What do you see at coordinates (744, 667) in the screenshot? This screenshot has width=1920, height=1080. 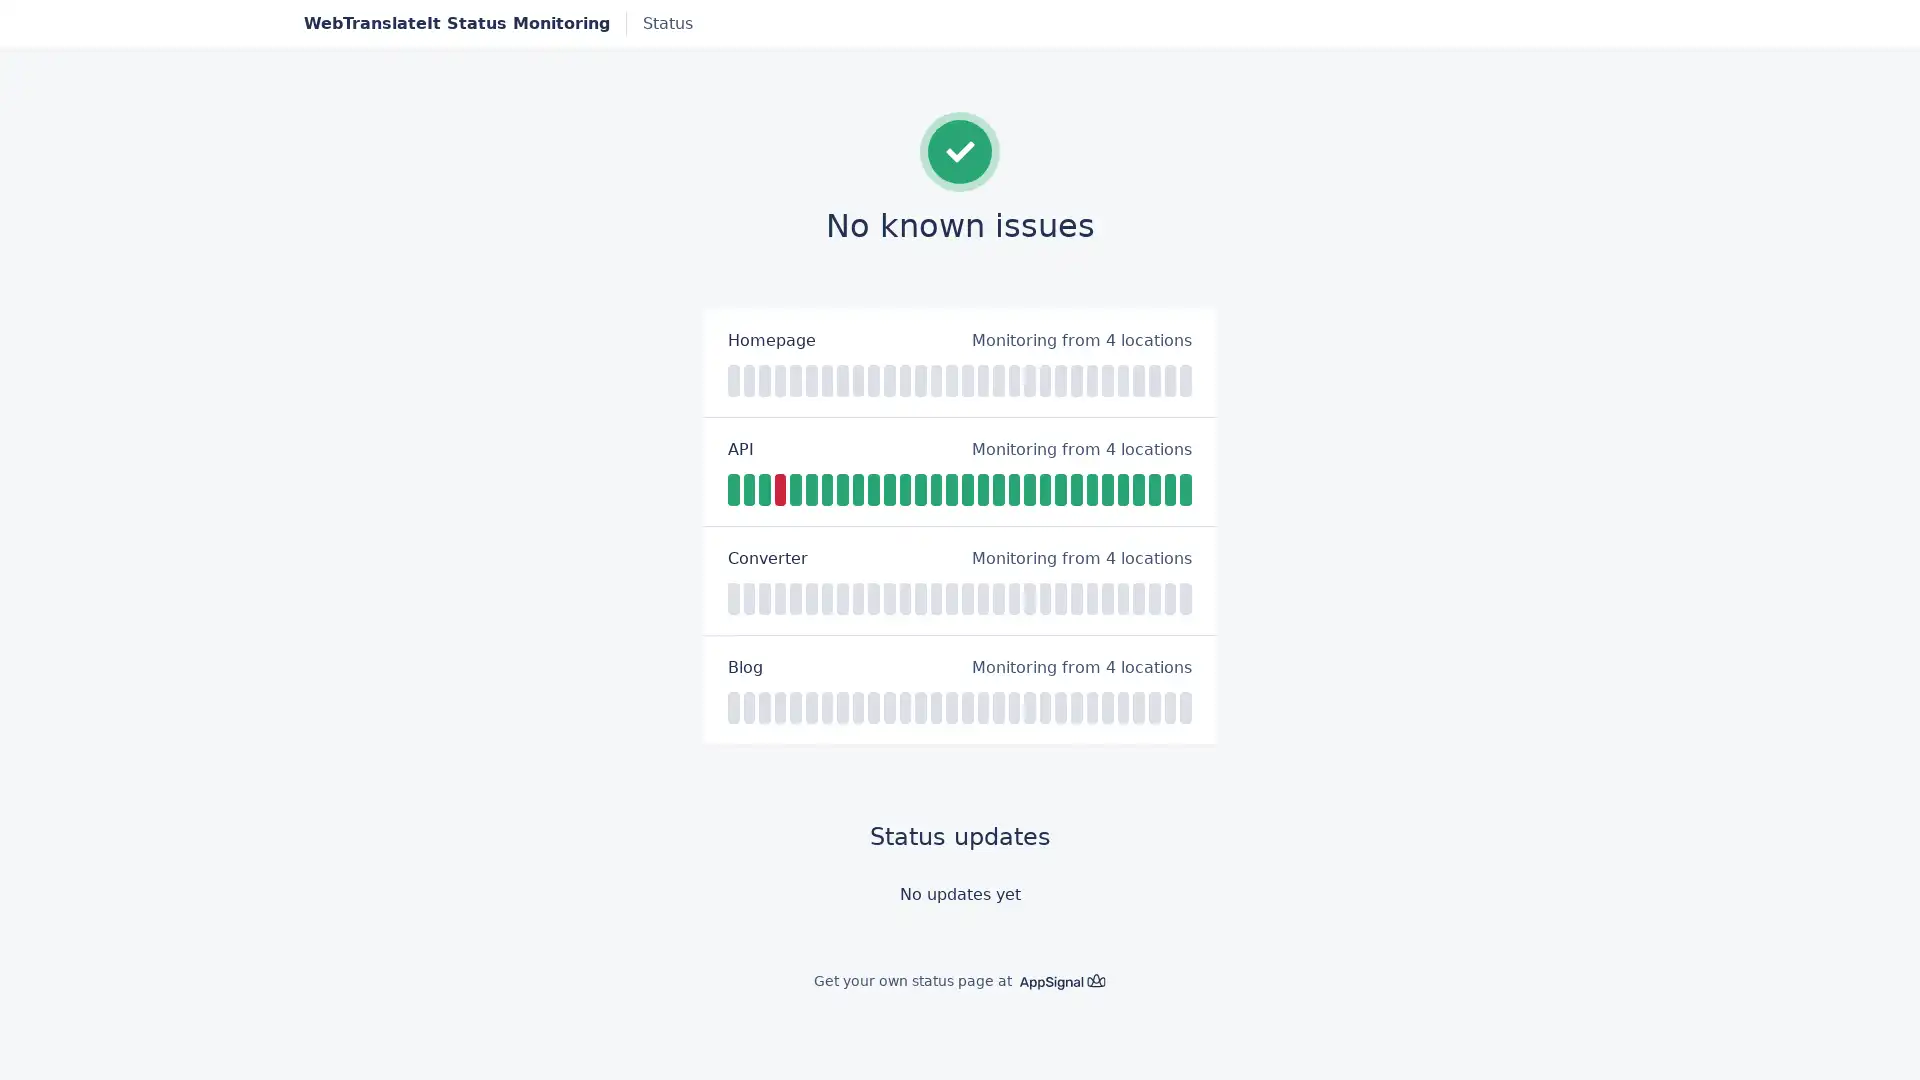 I see `Blog` at bounding box center [744, 667].